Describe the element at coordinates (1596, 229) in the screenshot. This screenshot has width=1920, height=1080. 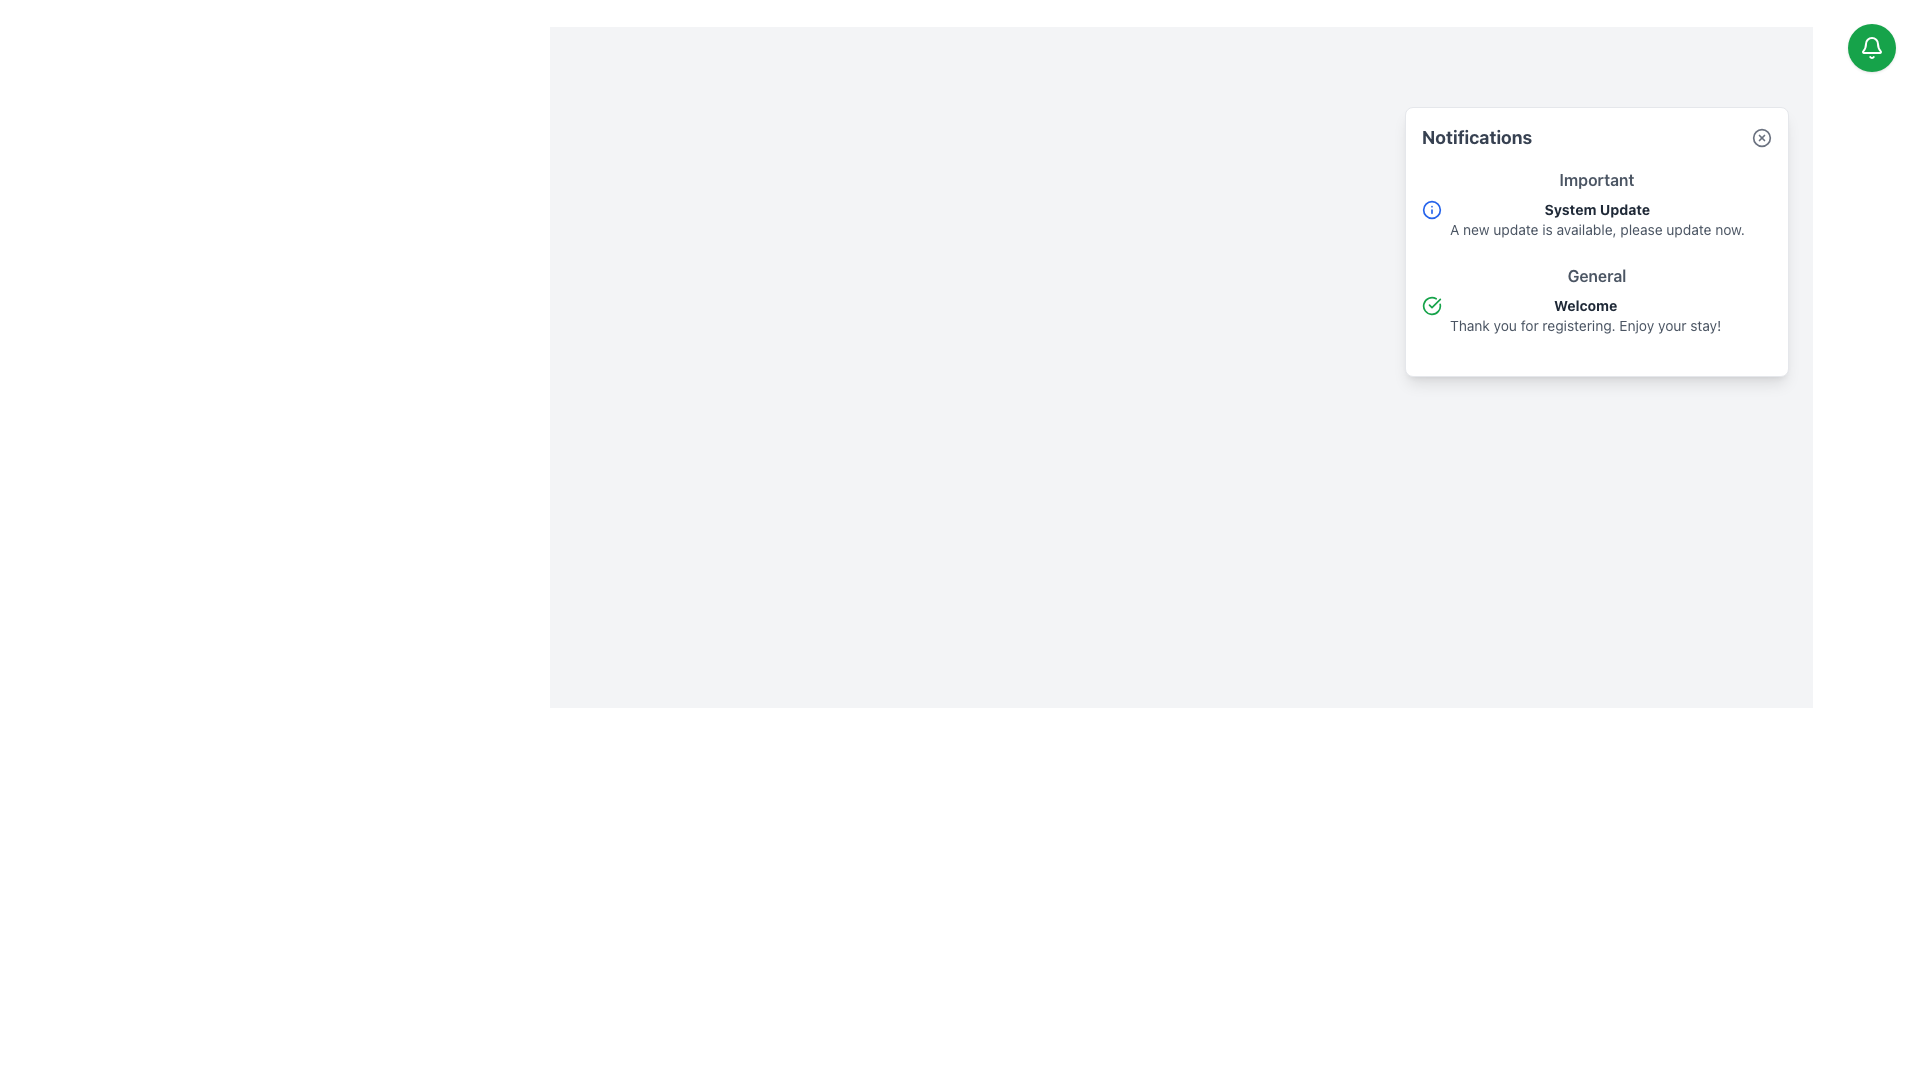
I see `static text that says 'A new update is available, please update now.' located in the notification dialog box under the heading 'System Update.'` at that location.